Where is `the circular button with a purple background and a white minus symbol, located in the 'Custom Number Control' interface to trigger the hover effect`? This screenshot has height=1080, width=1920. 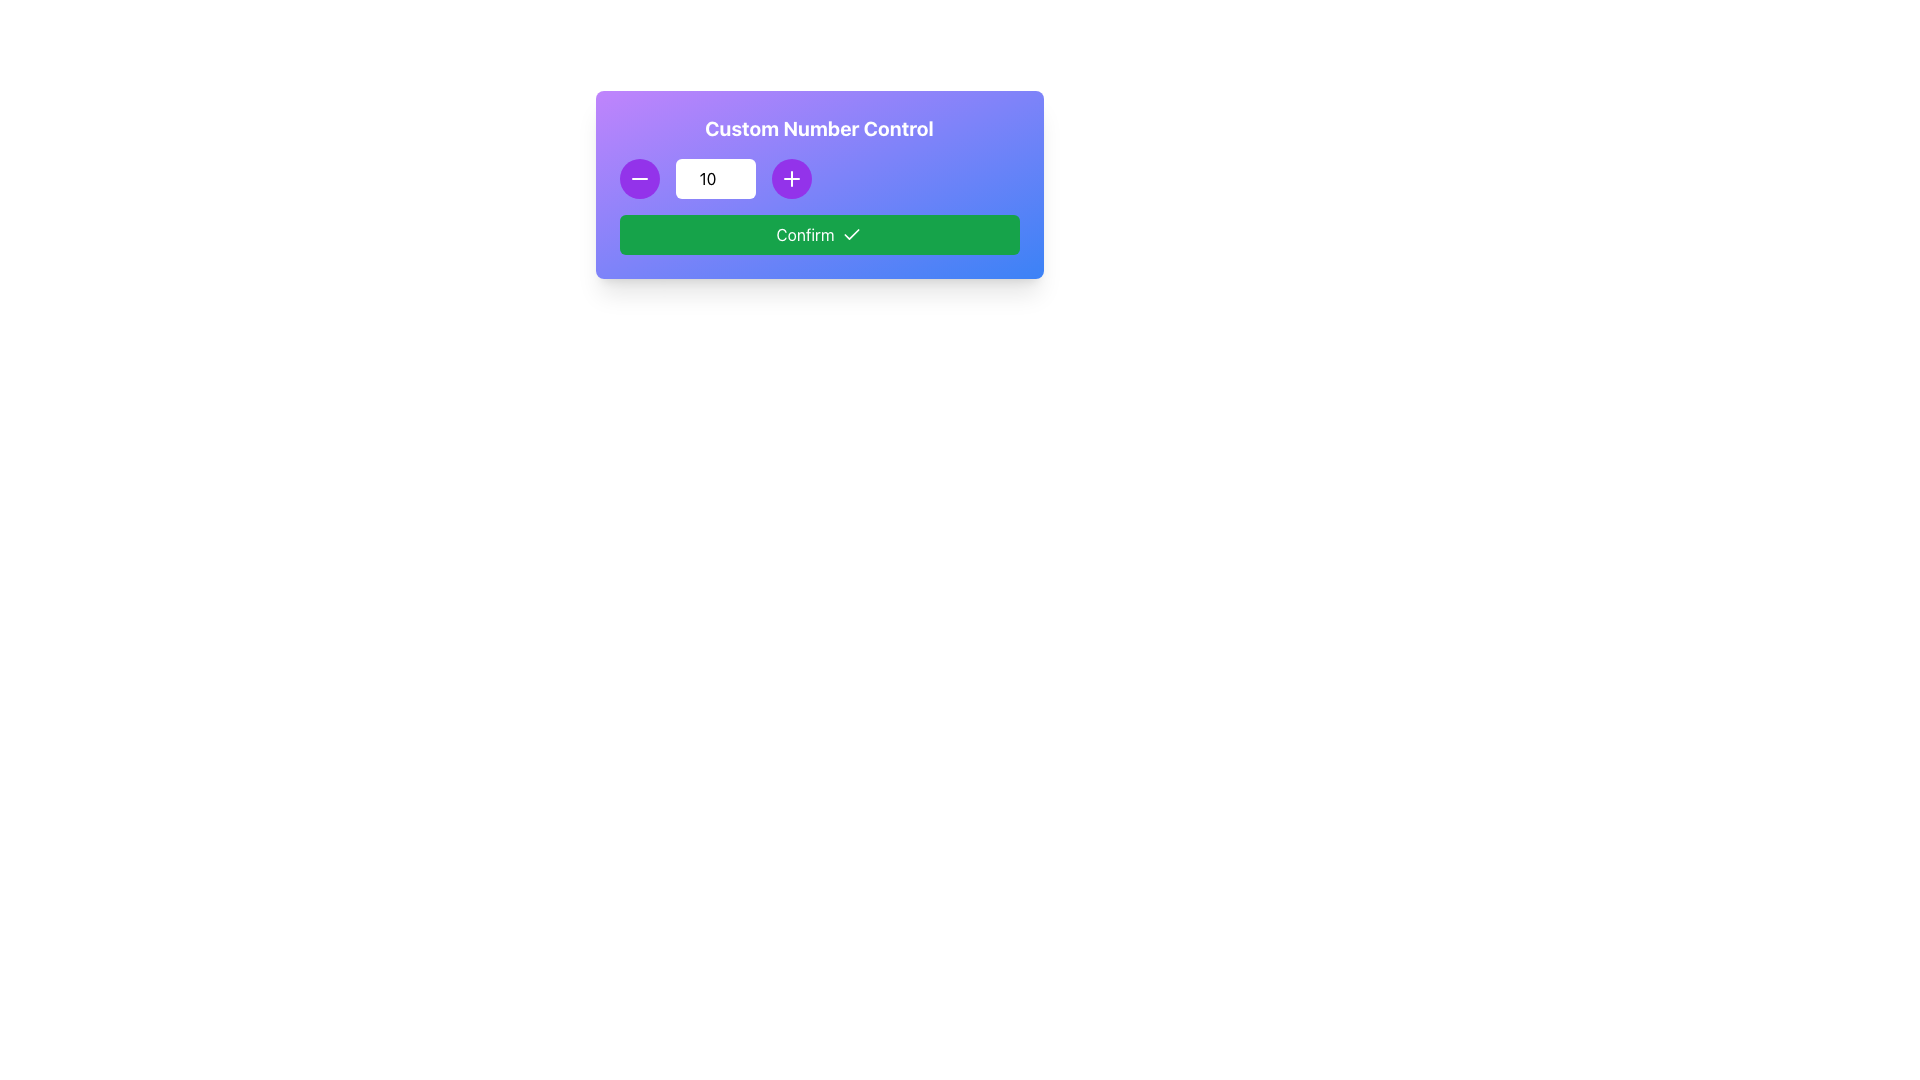 the circular button with a purple background and a white minus symbol, located in the 'Custom Number Control' interface to trigger the hover effect is located at coordinates (638, 177).